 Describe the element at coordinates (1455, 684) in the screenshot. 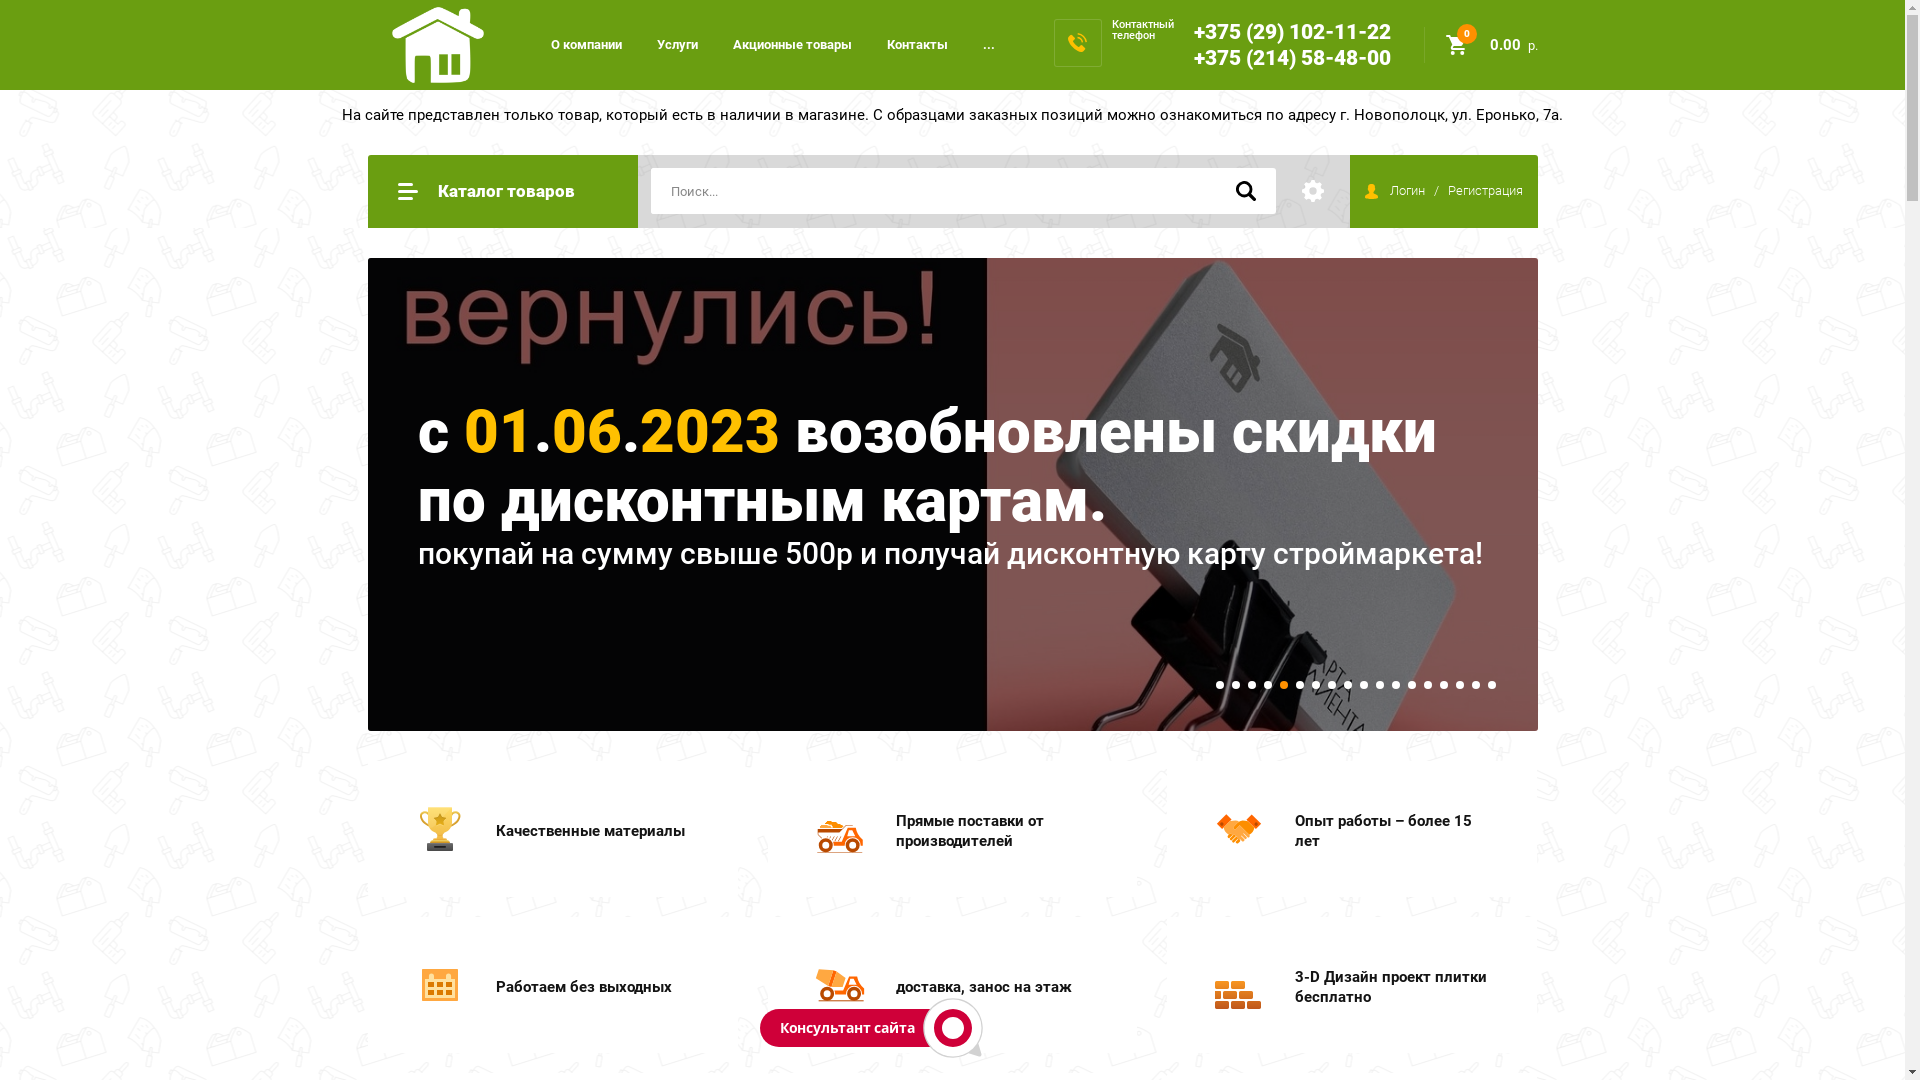

I see `'16'` at that location.